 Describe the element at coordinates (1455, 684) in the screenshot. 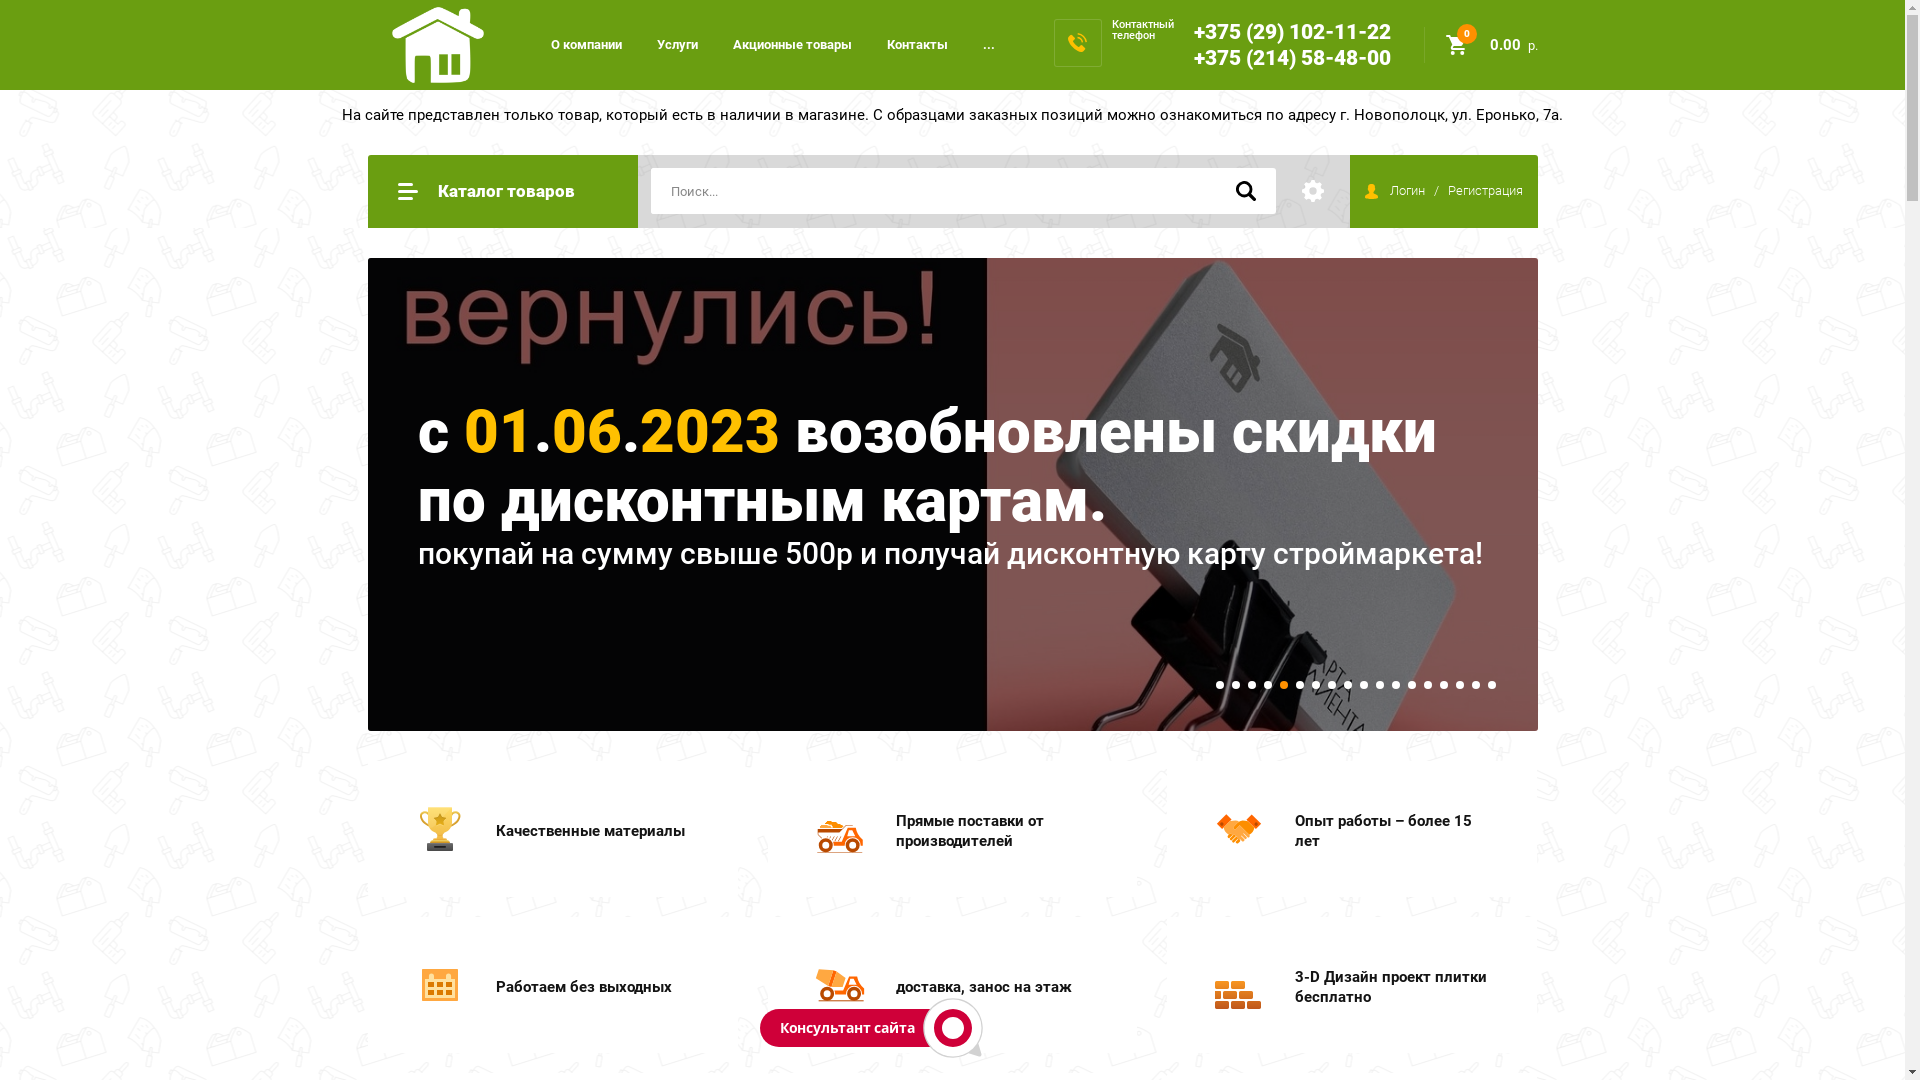

I see `'16'` at that location.